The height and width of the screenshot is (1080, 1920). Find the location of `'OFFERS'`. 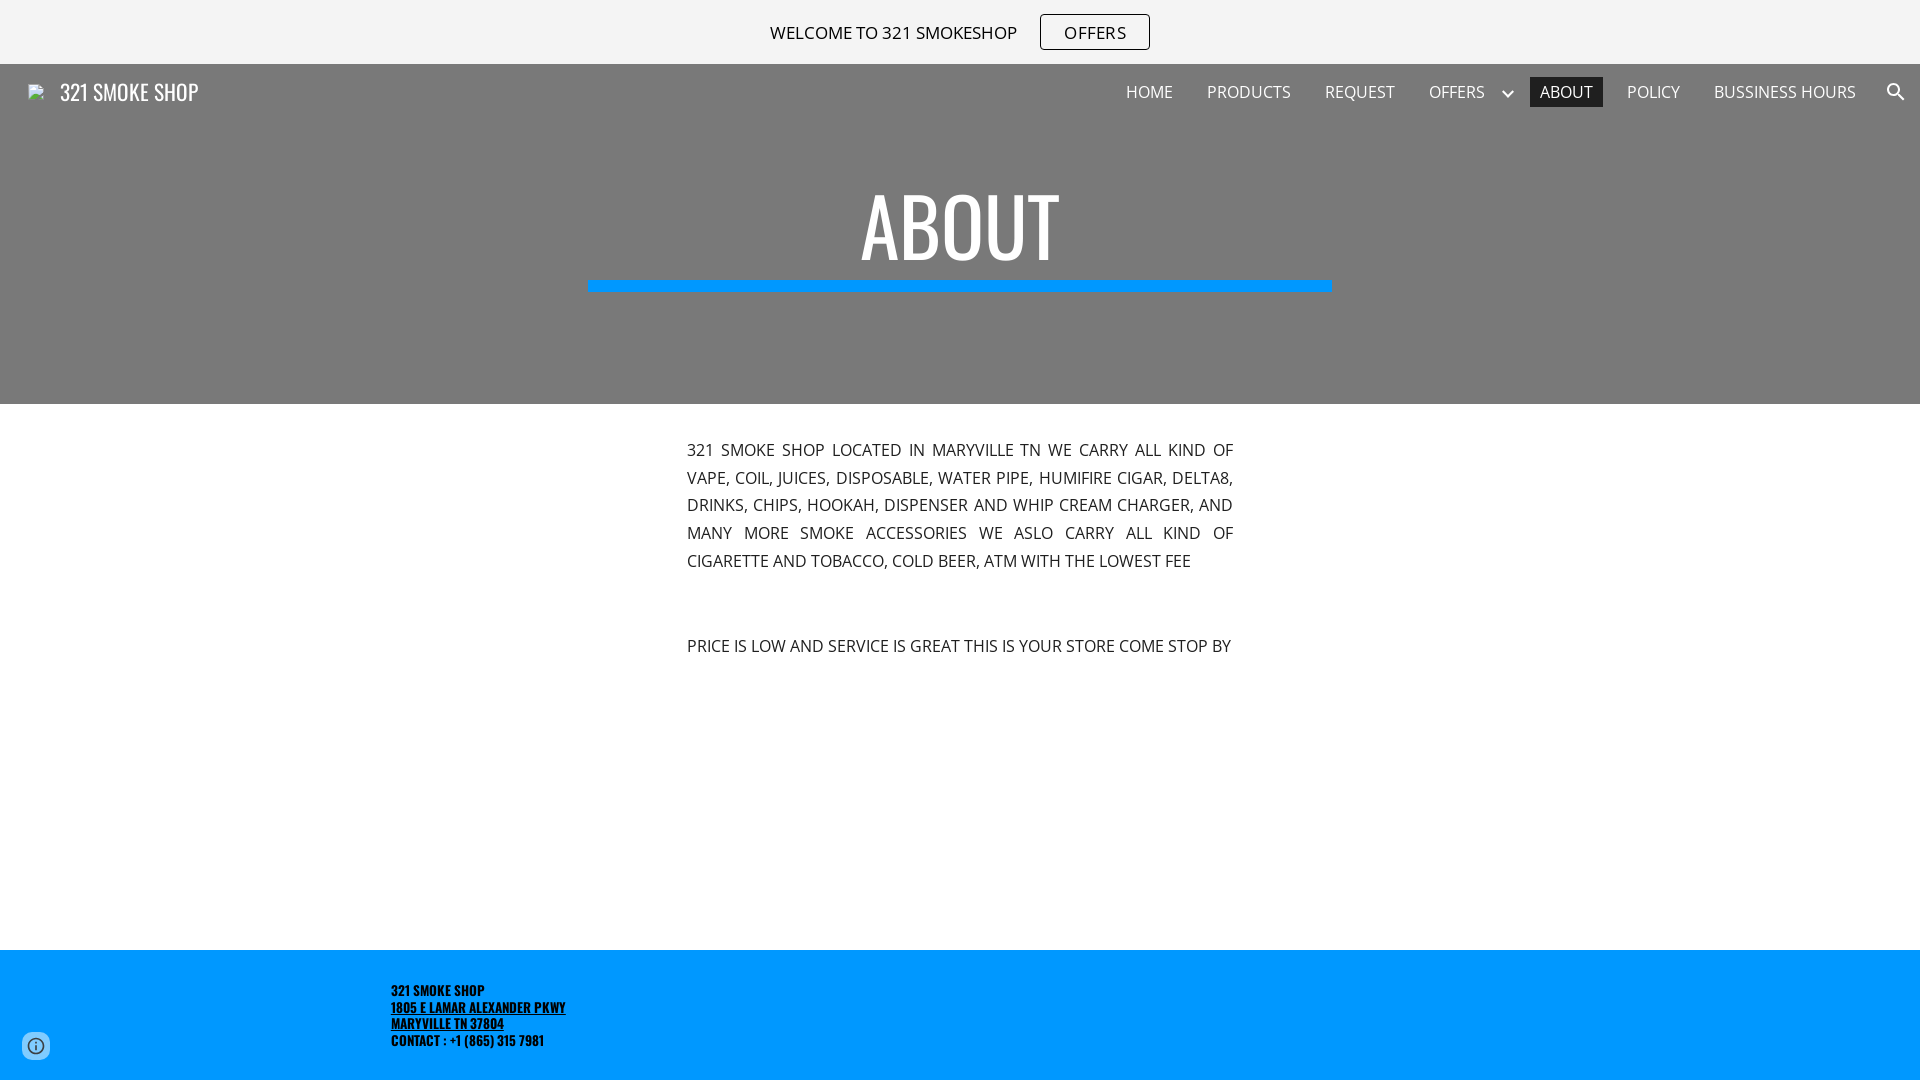

'OFFERS' is located at coordinates (1040, 31).